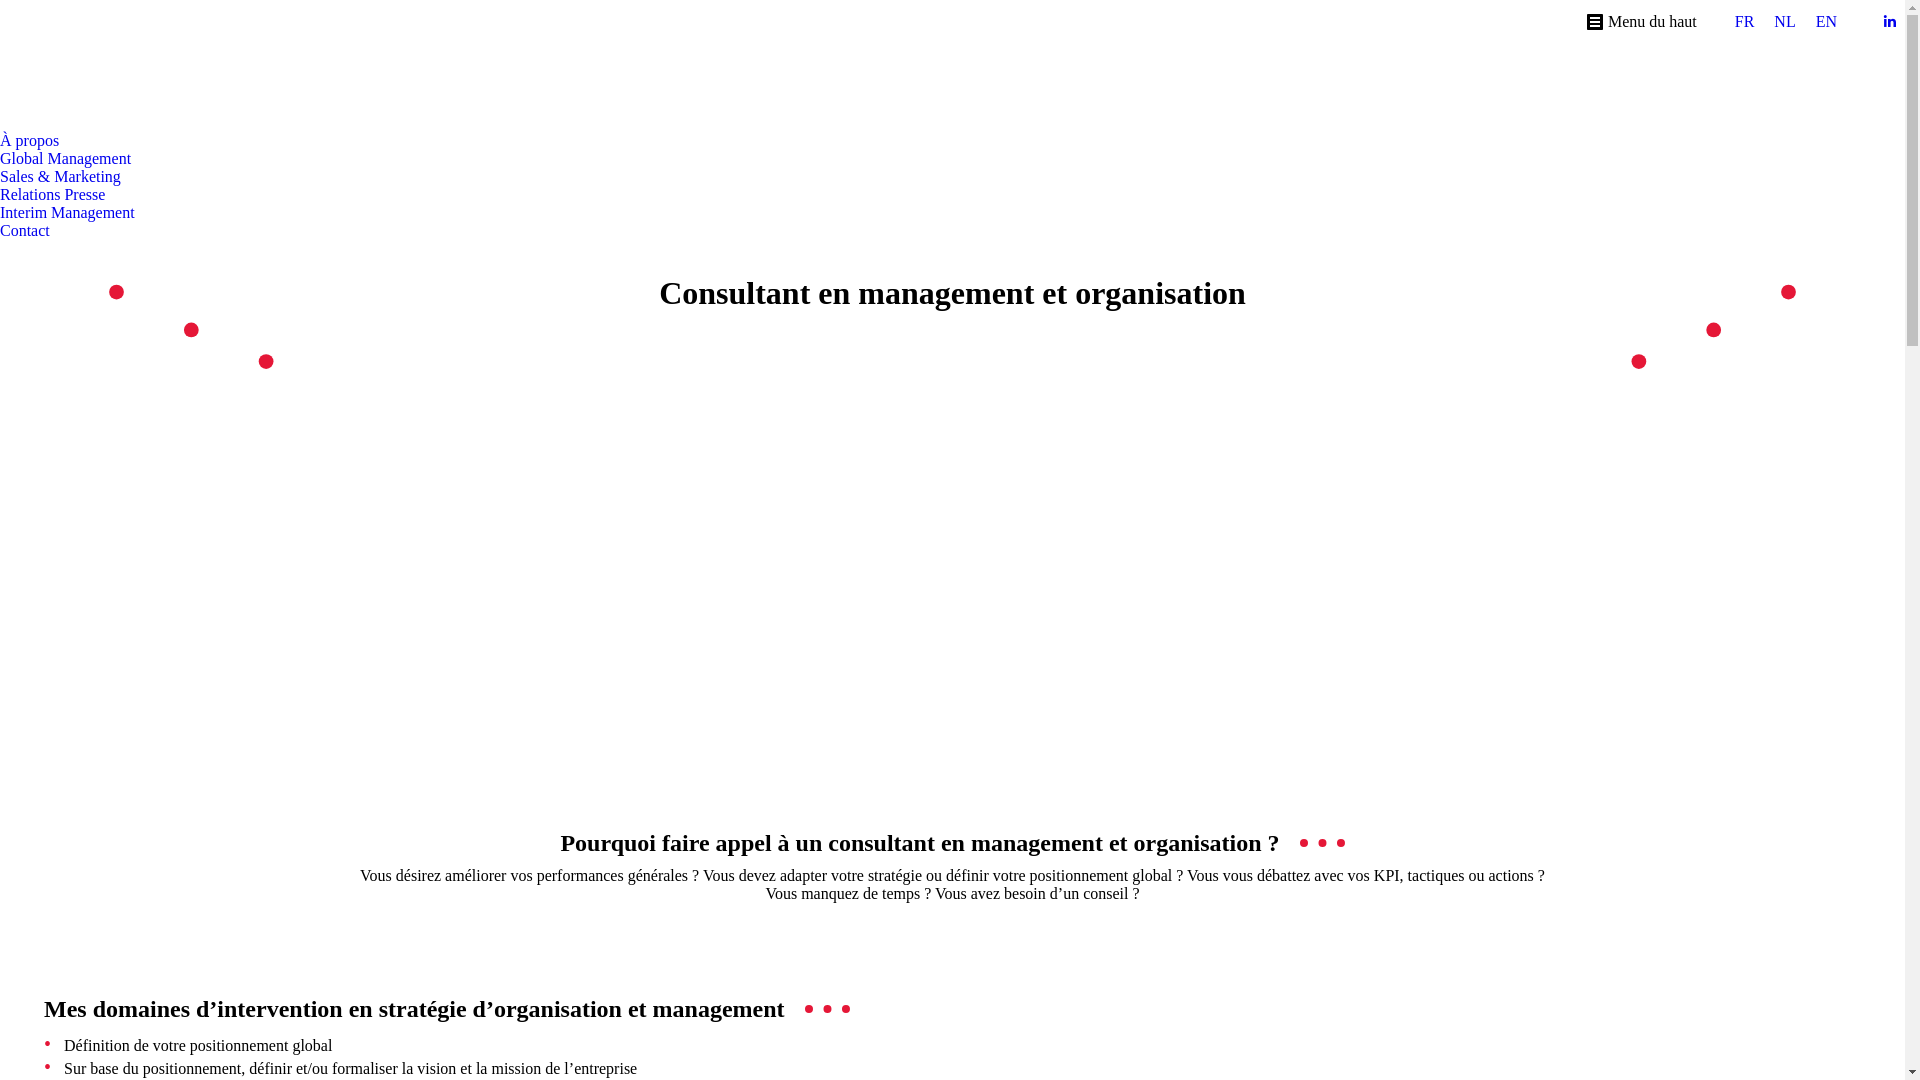 The image size is (1920, 1080). I want to click on 'Global Management', so click(0, 157).